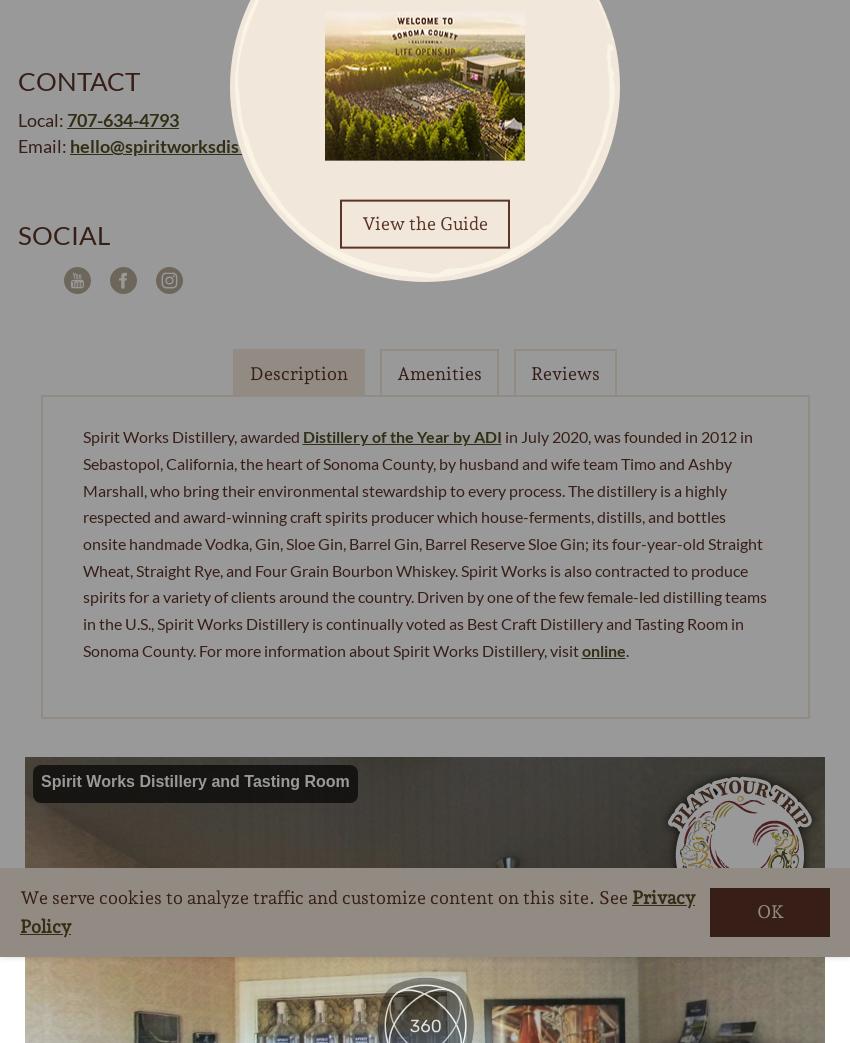 This screenshot has height=1043, width=850. Describe the element at coordinates (83, 934) in the screenshot. I see `'My Plan'` at that location.